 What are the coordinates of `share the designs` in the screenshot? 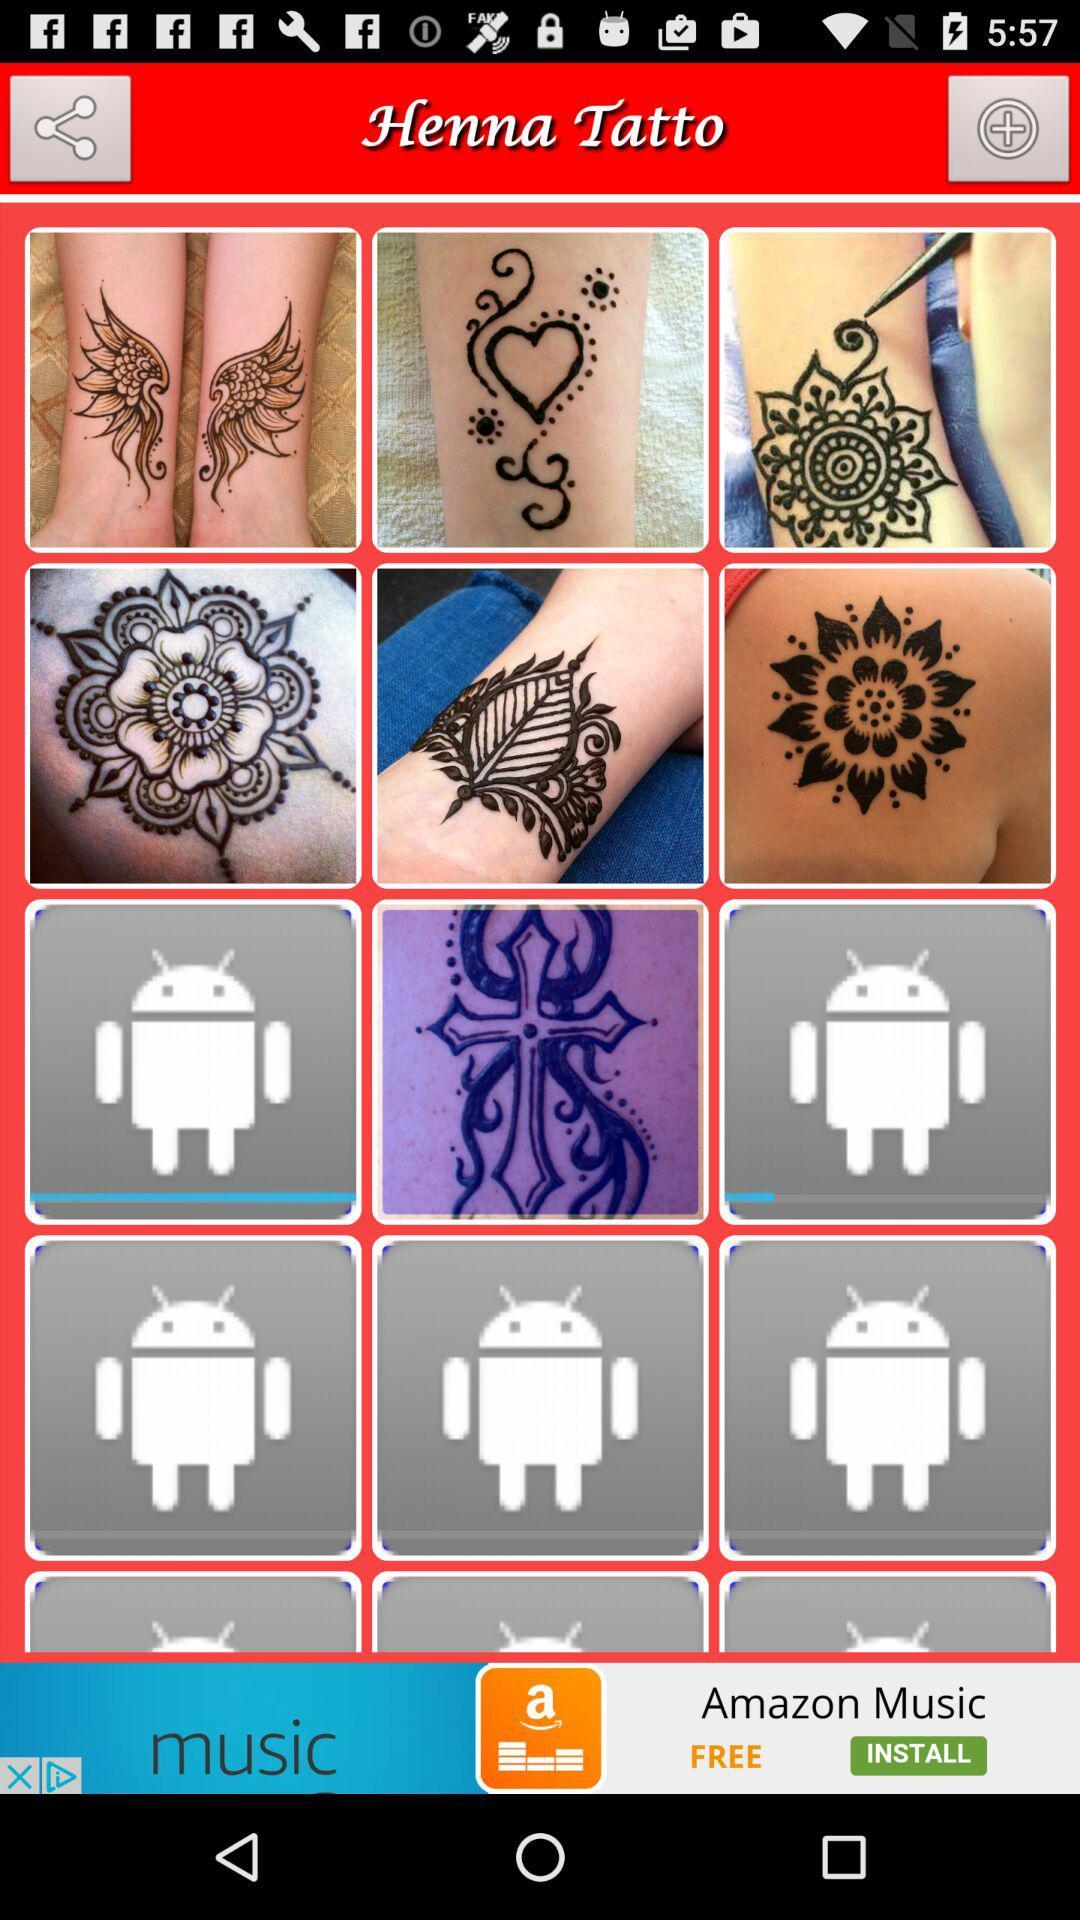 It's located at (69, 132).